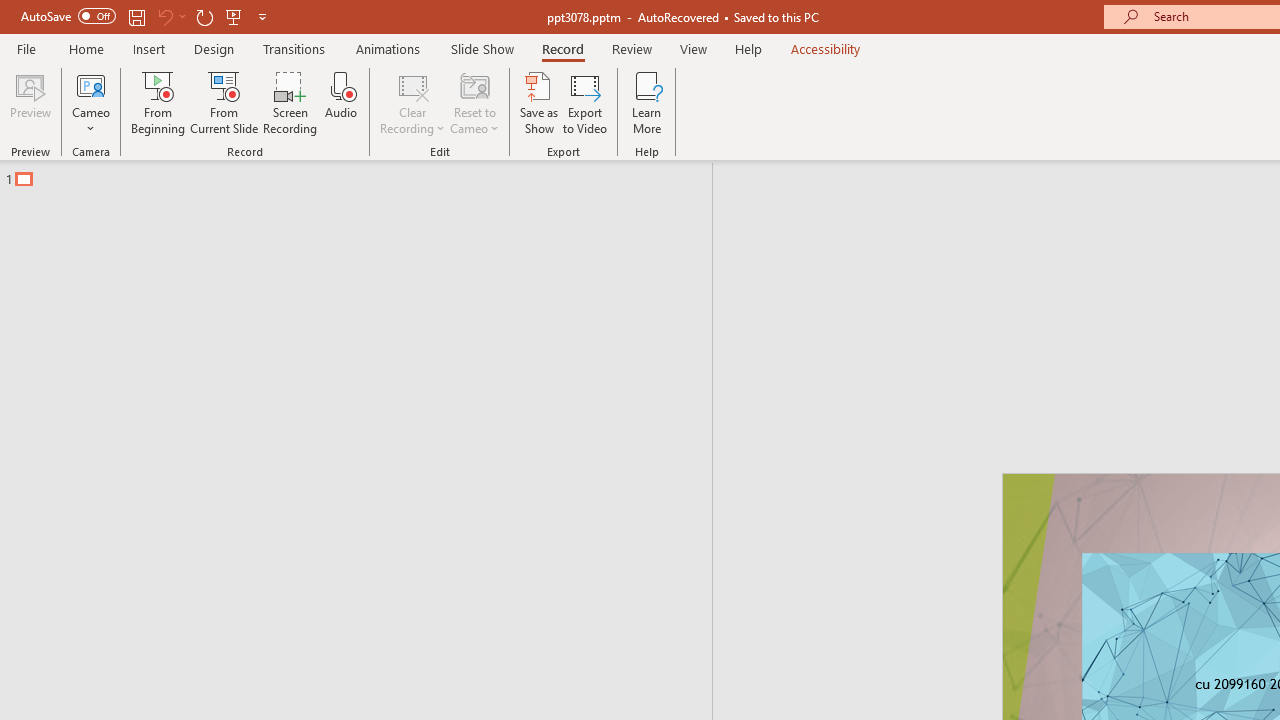 Image resolution: width=1280 pixels, height=720 pixels. I want to click on 'Audio', so click(341, 103).